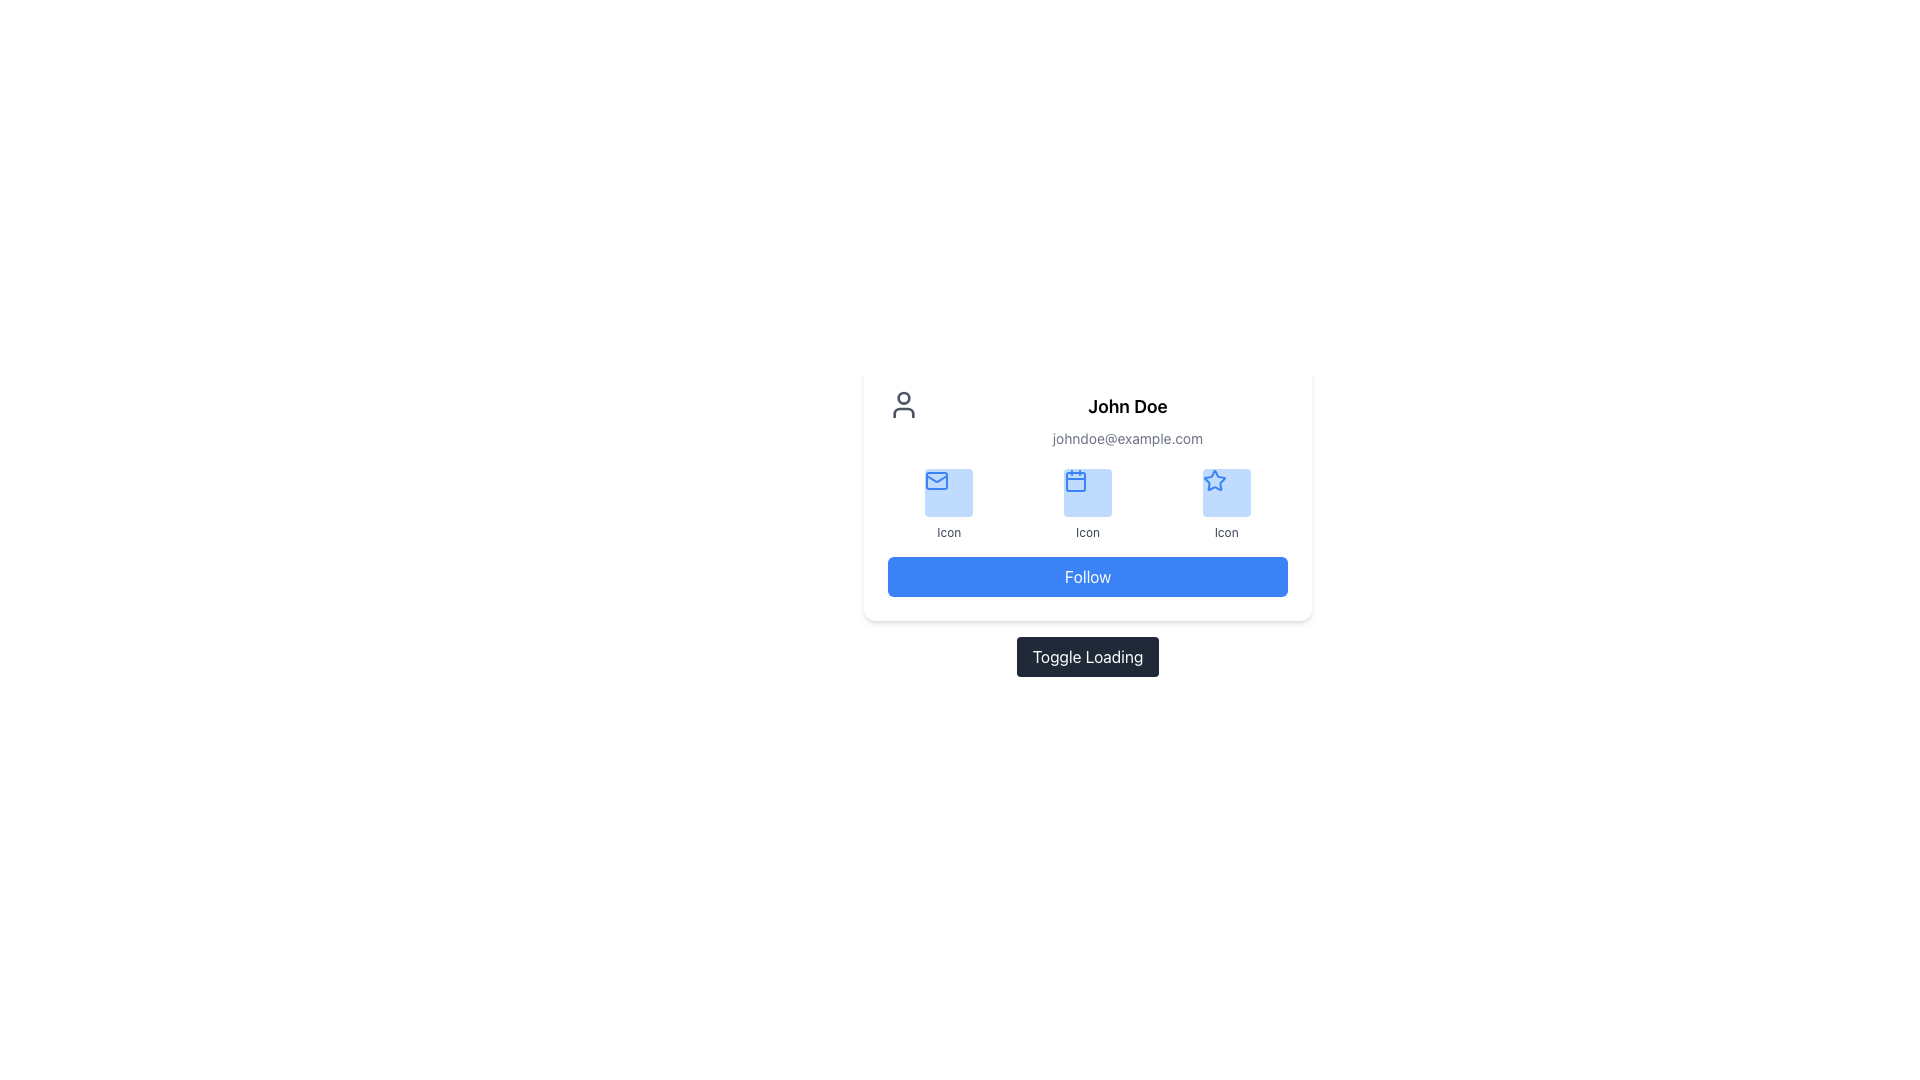 The image size is (1920, 1080). I want to click on the star-shaped icon with a blueprint color scheme located as the rightmost icon in the row of icons below the user information section, so click(1213, 479).